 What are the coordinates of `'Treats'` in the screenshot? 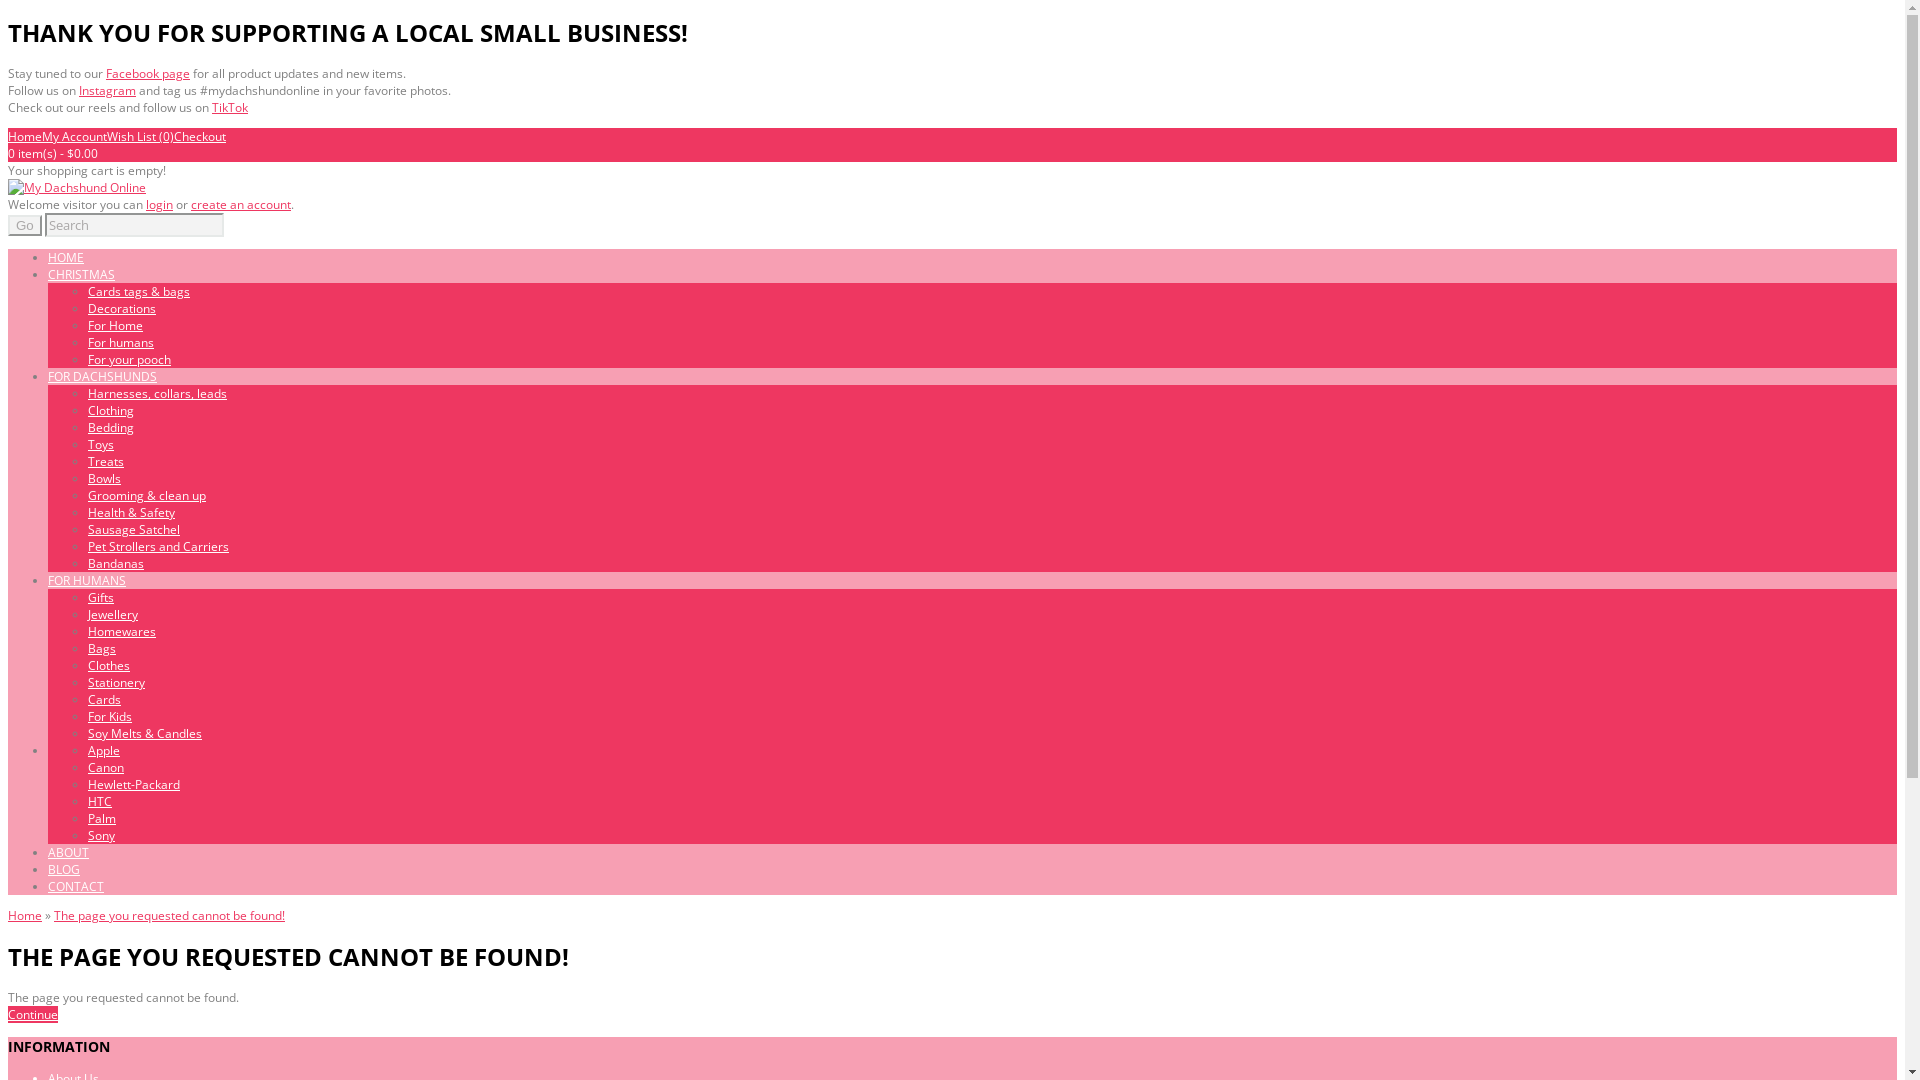 It's located at (104, 461).